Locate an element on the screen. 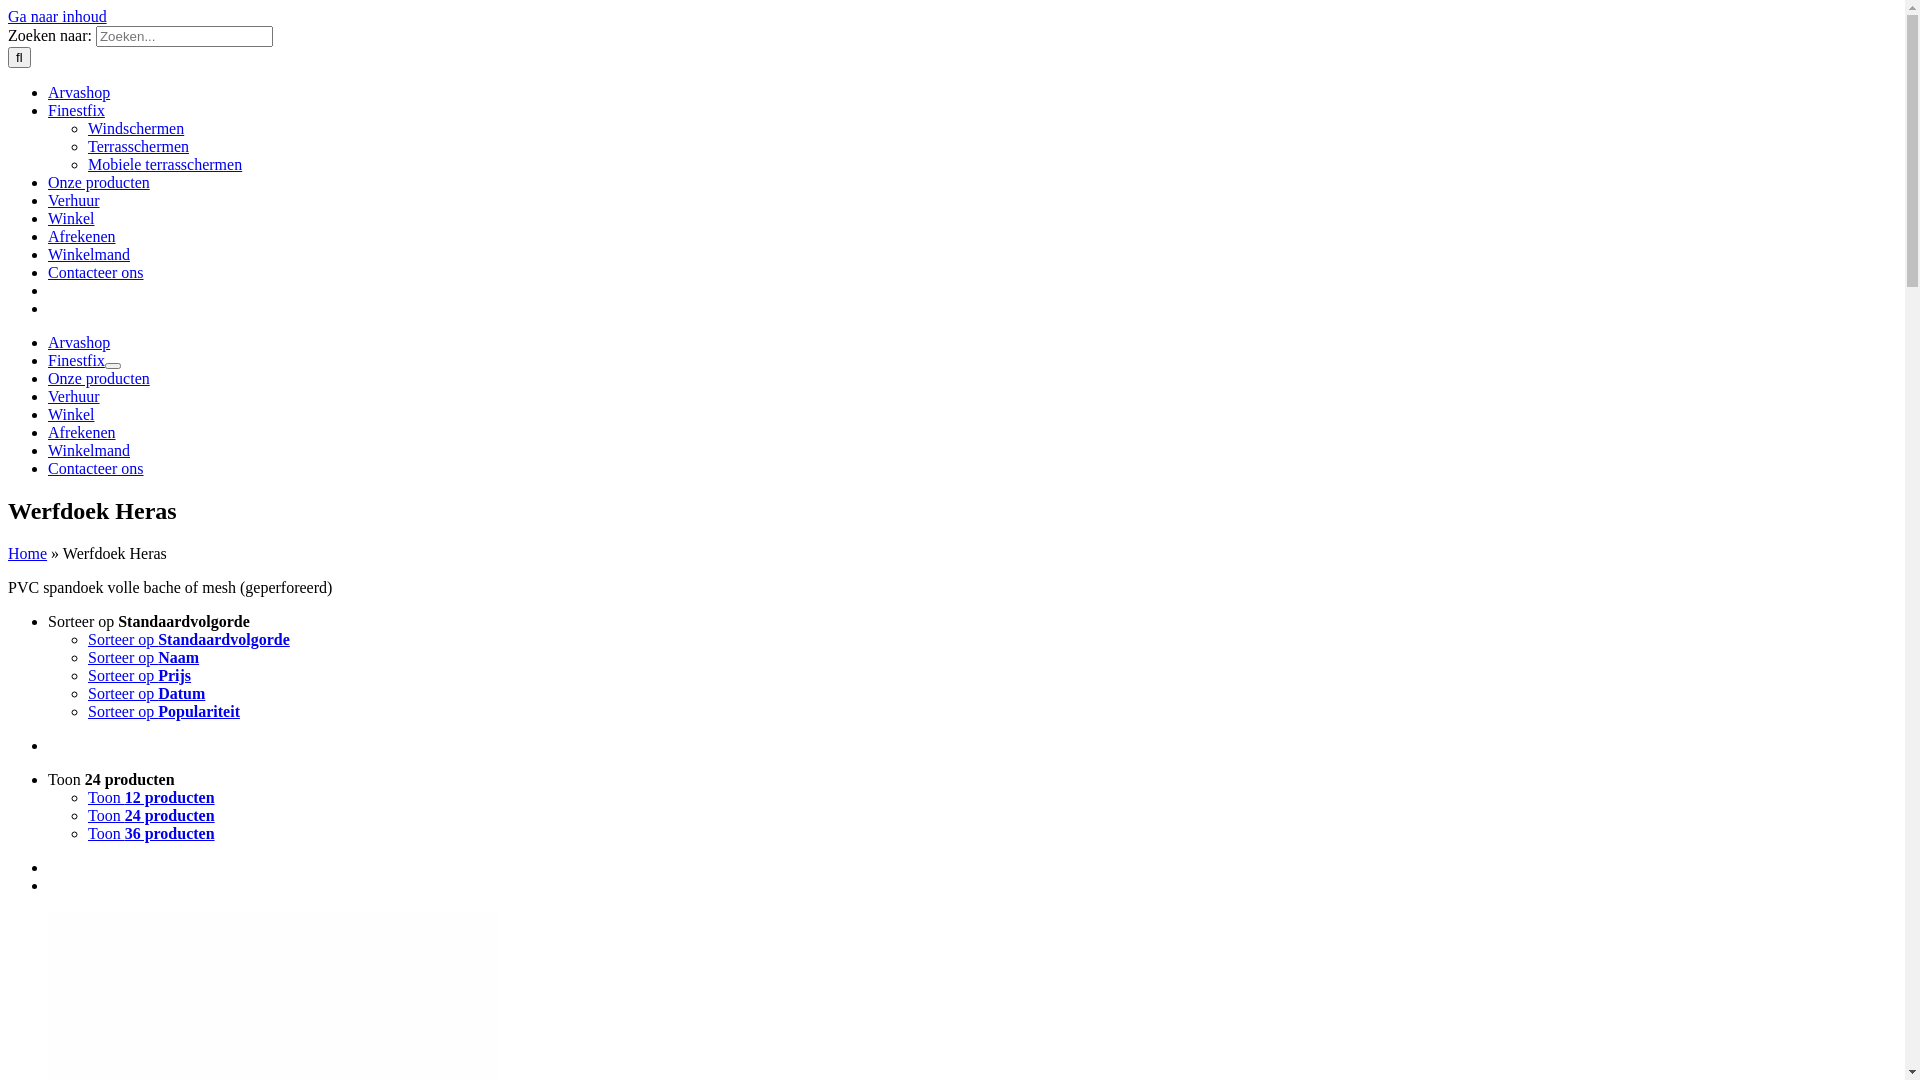 The height and width of the screenshot is (1080, 1920). 'Finestfix' is located at coordinates (76, 110).